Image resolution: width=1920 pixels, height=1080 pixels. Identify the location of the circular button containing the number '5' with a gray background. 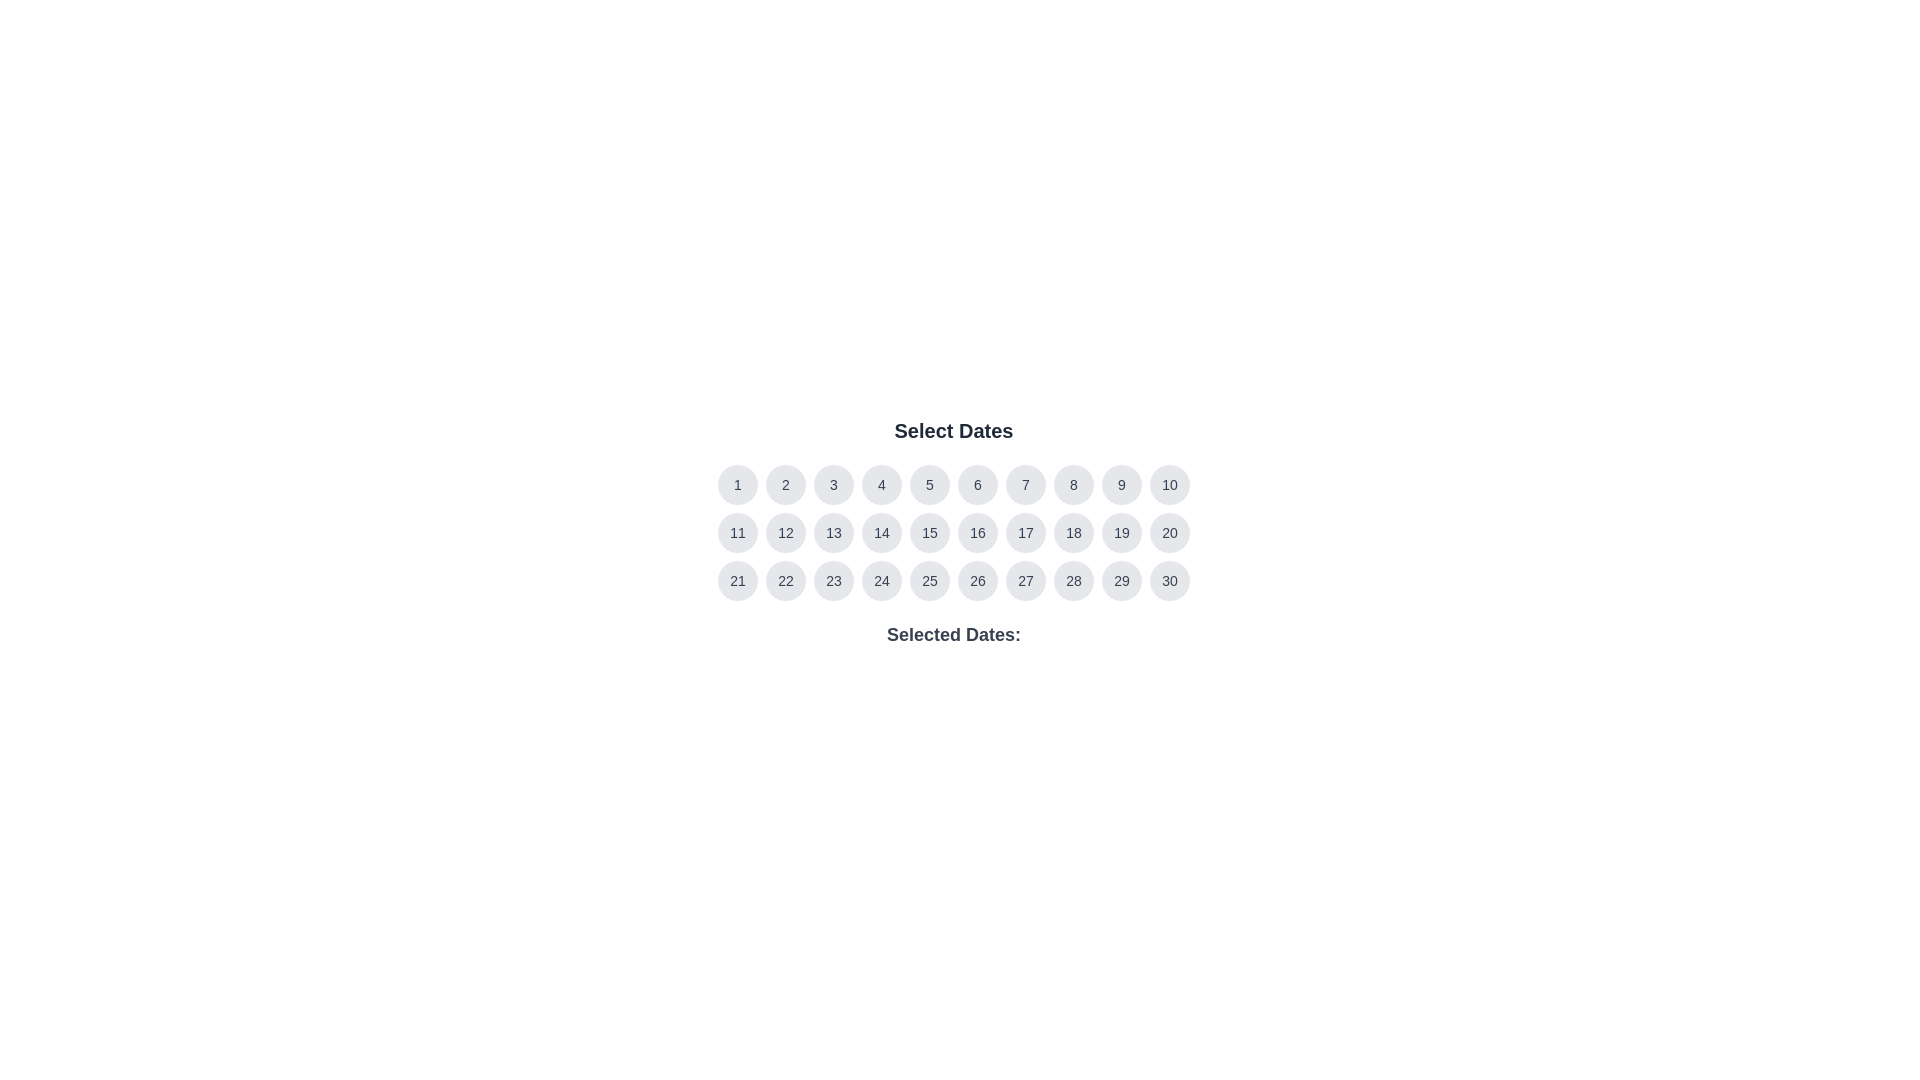
(929, 485).